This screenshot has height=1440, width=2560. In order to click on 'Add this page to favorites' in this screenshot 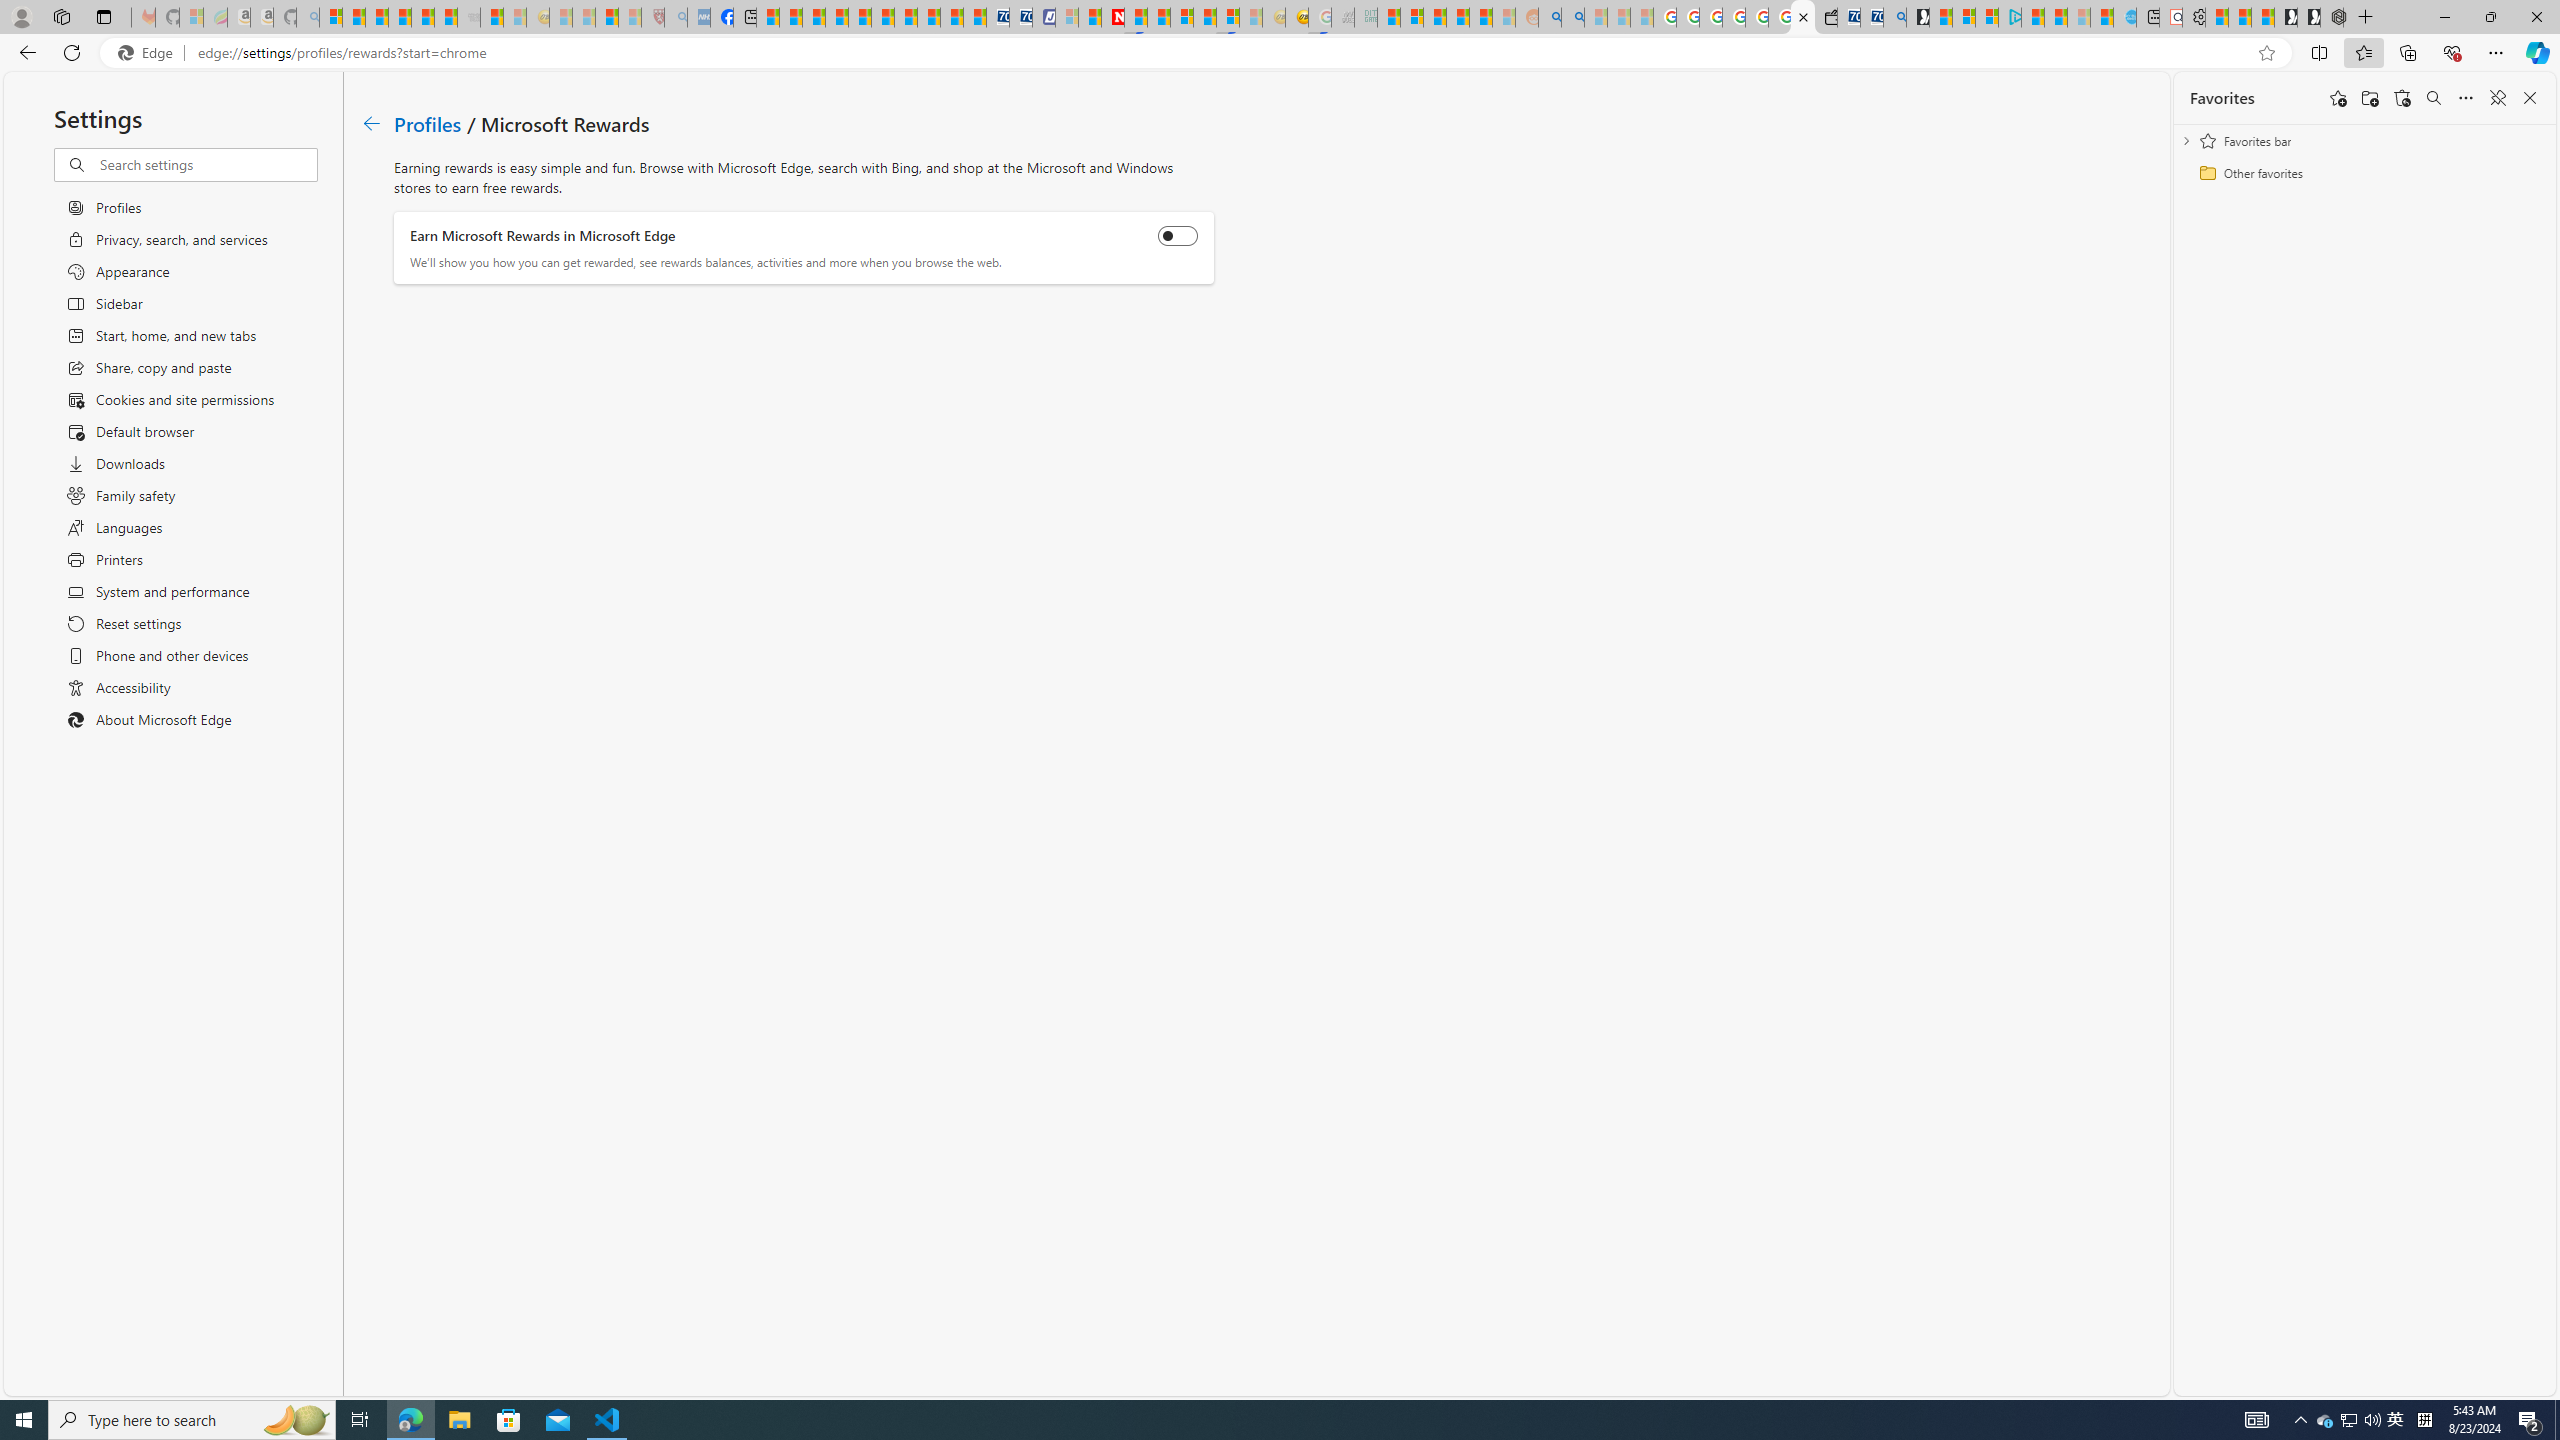, I will do `click(2337, 96)`.